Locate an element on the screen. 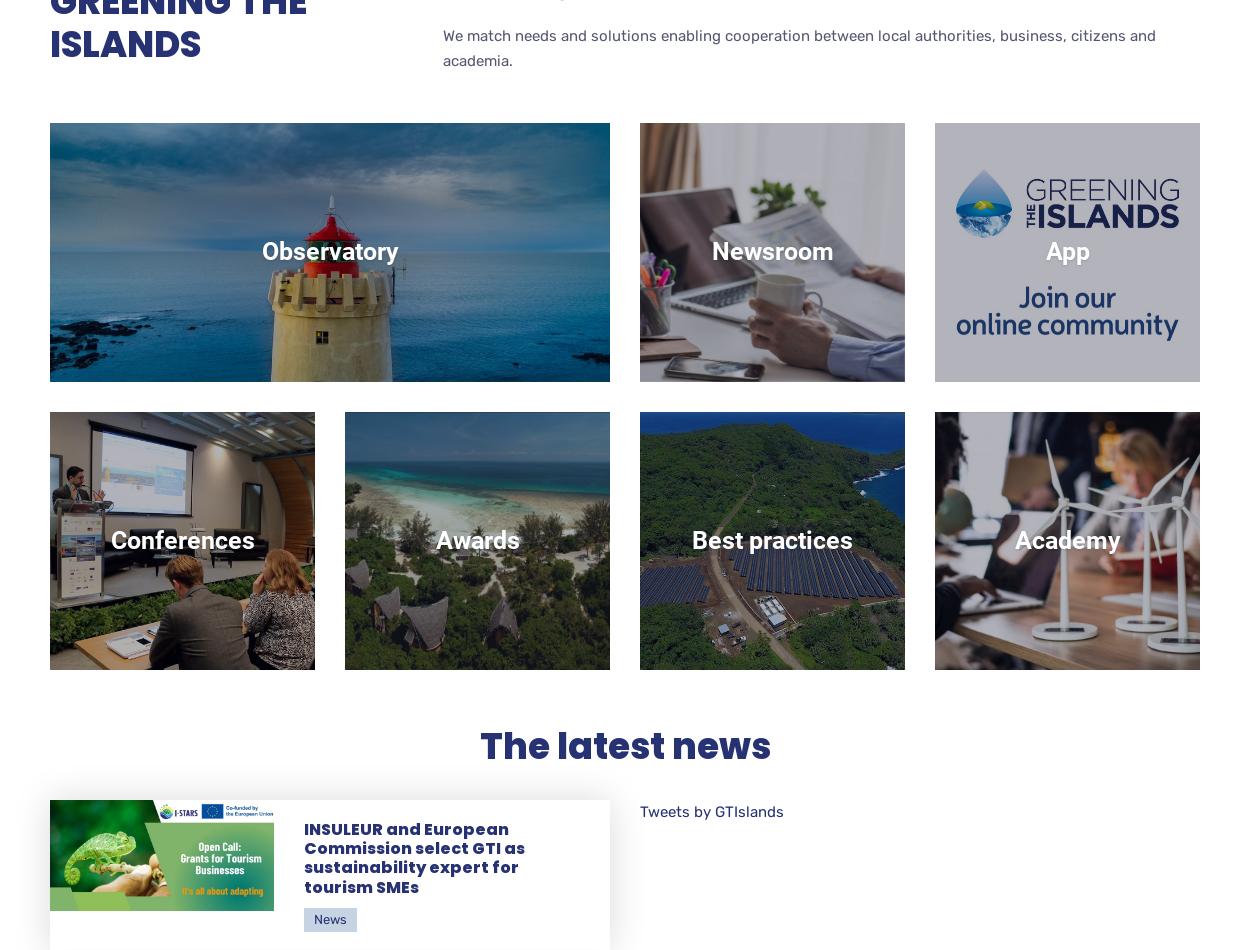 The width and height of the screenshot is (1250, 950). 'INSULEUR and European Commission select GTI as sustainability expert for tourism SMEs' is located at coordinates (414, 857).